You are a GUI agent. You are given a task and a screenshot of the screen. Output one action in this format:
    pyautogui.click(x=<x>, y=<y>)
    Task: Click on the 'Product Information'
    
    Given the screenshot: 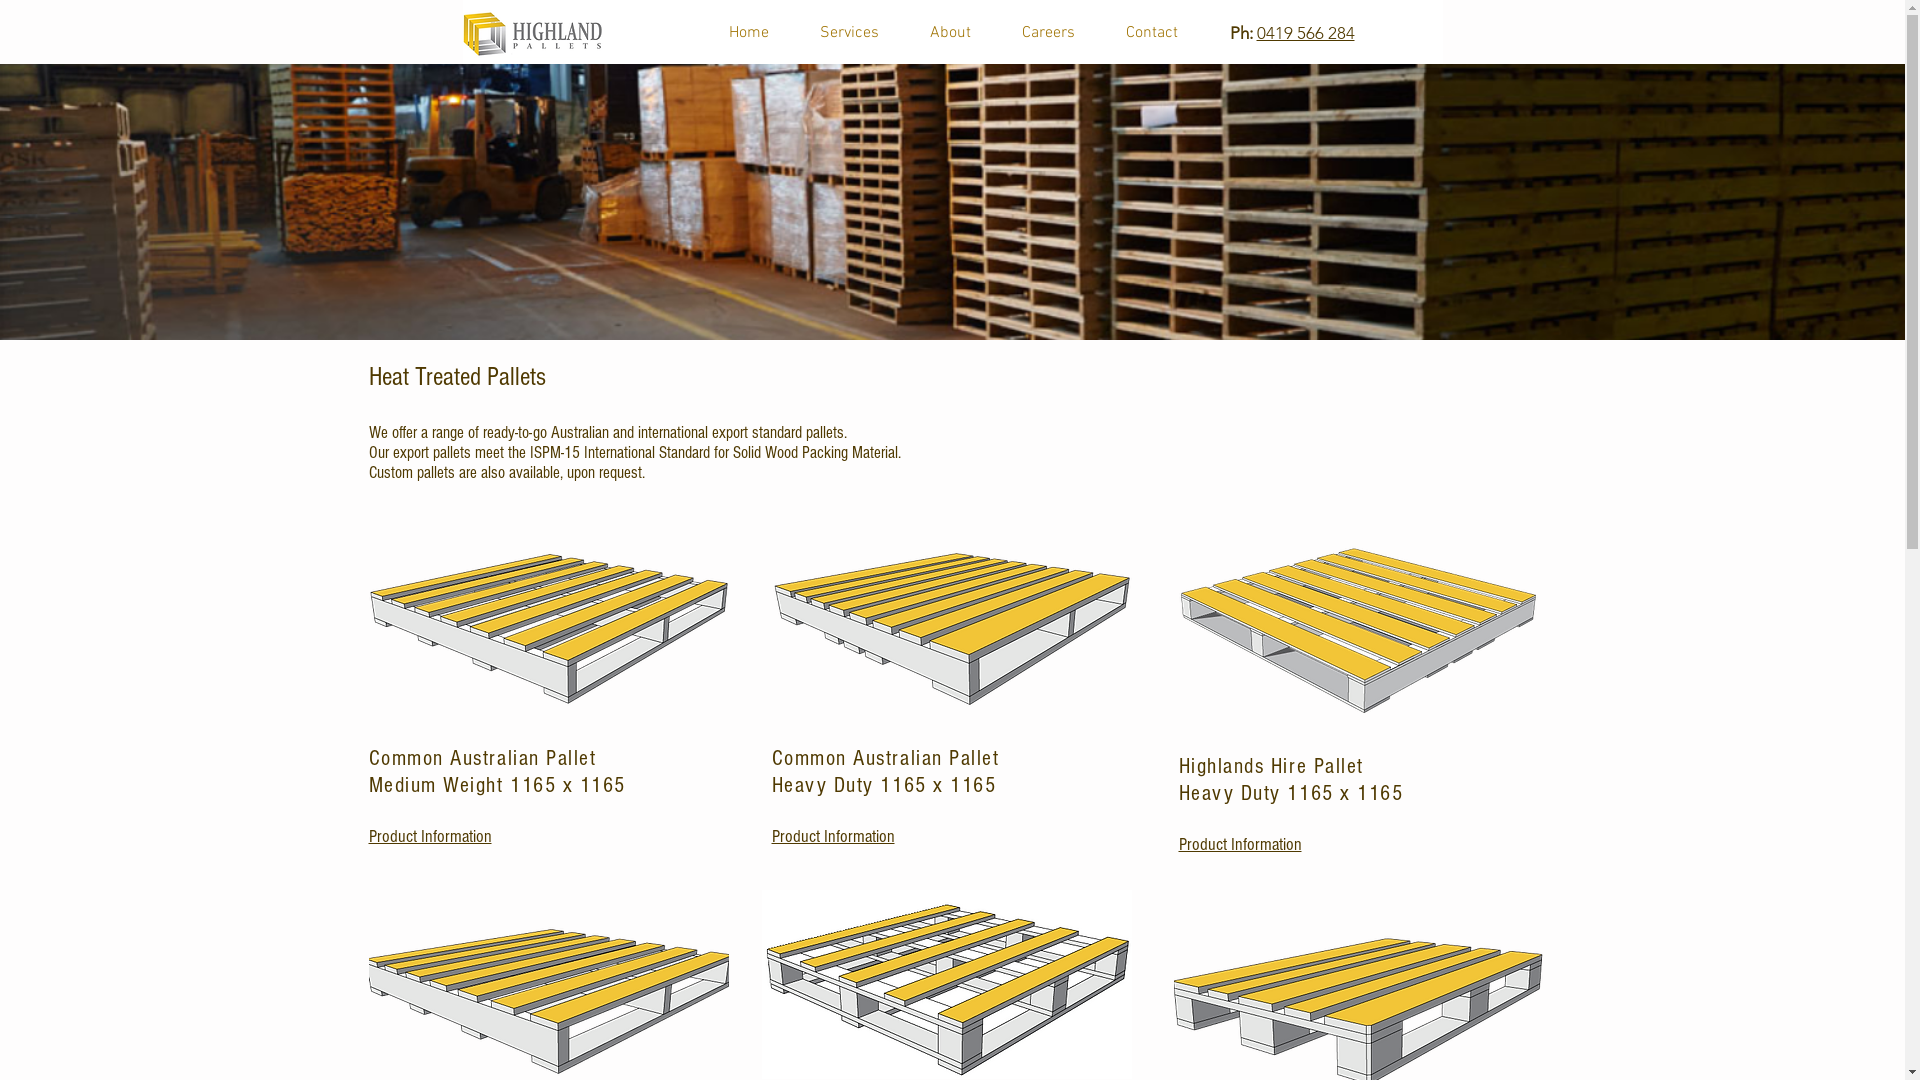 What is the action you would take?
    pyautogui.click(x=833, y=836)
    